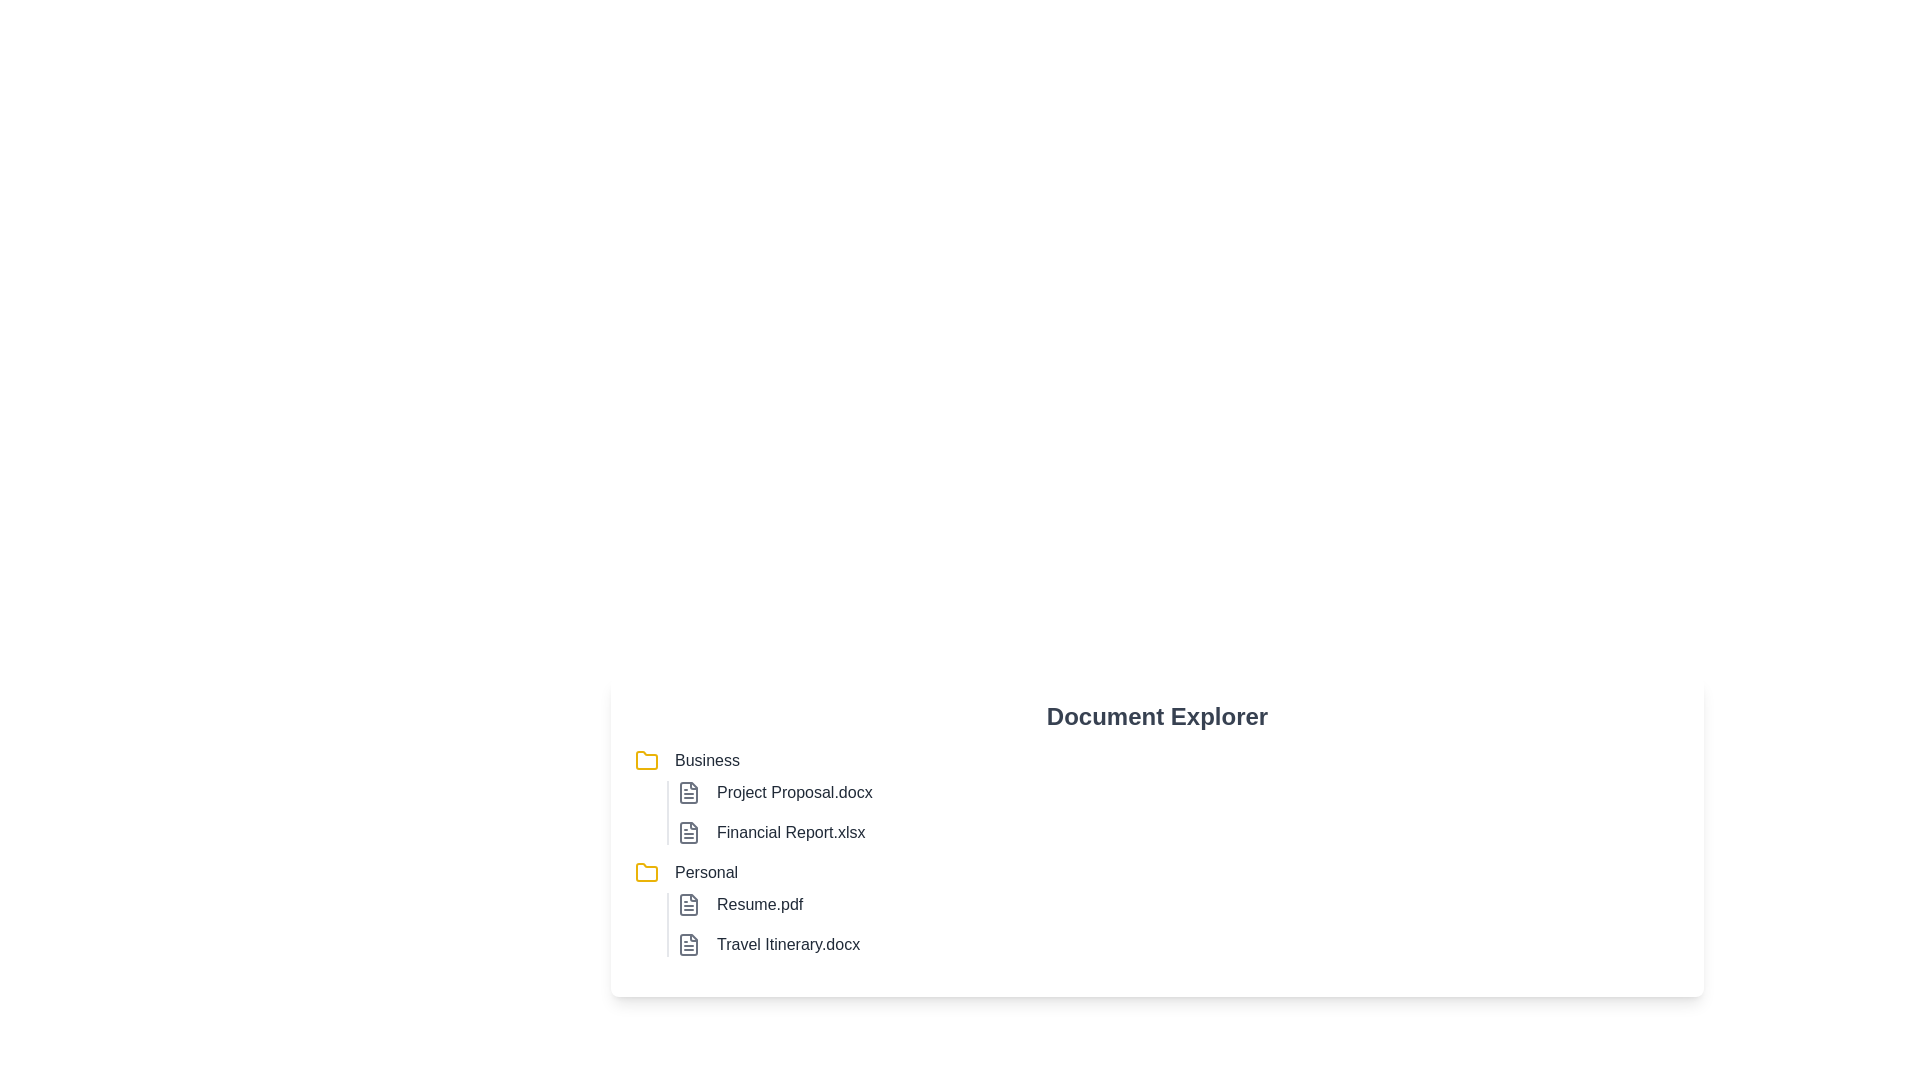 The width and height of the screenshot is (1920, 1080). Describe the element at coordinates (790, 833) in the screenshot. I see `the text label representing the file titled 'Financial Report.xlsx' located` at that location.